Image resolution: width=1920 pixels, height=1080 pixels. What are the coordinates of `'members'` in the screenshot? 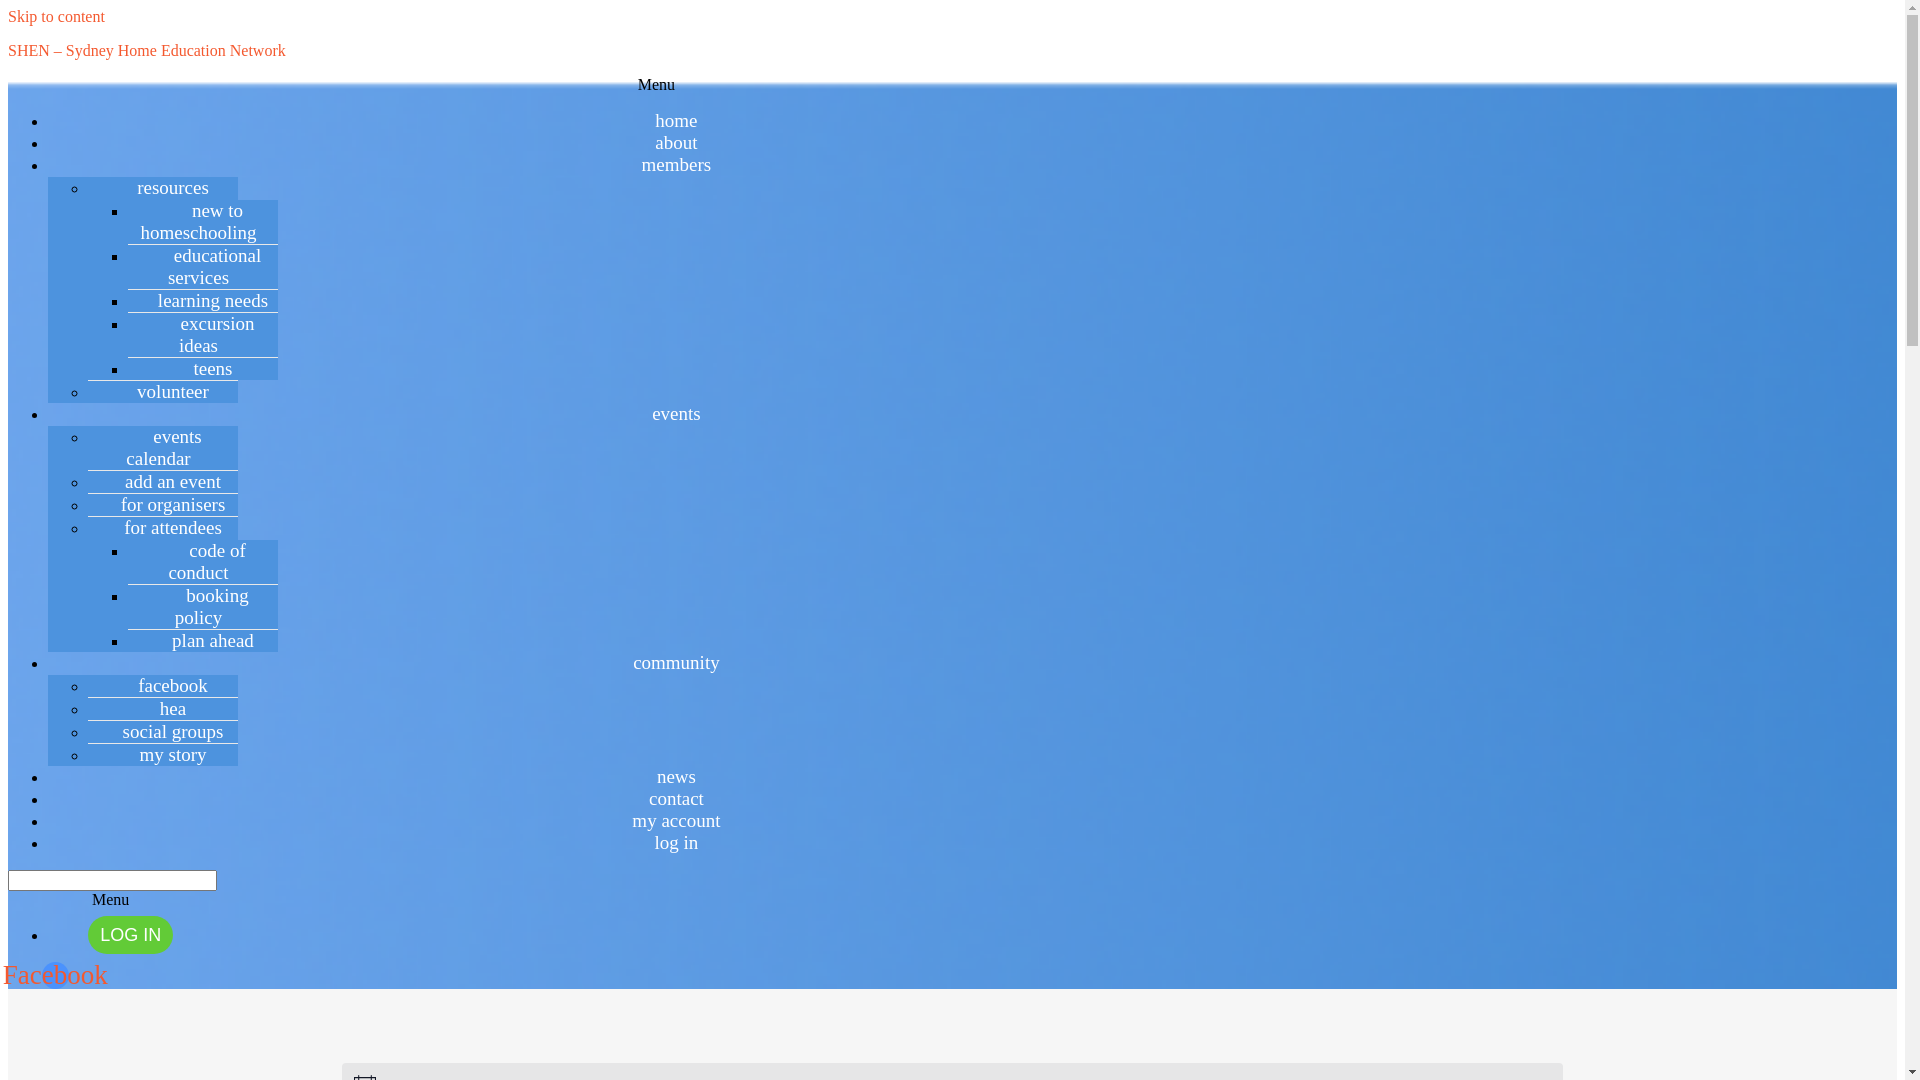 It's located at (676, 163).